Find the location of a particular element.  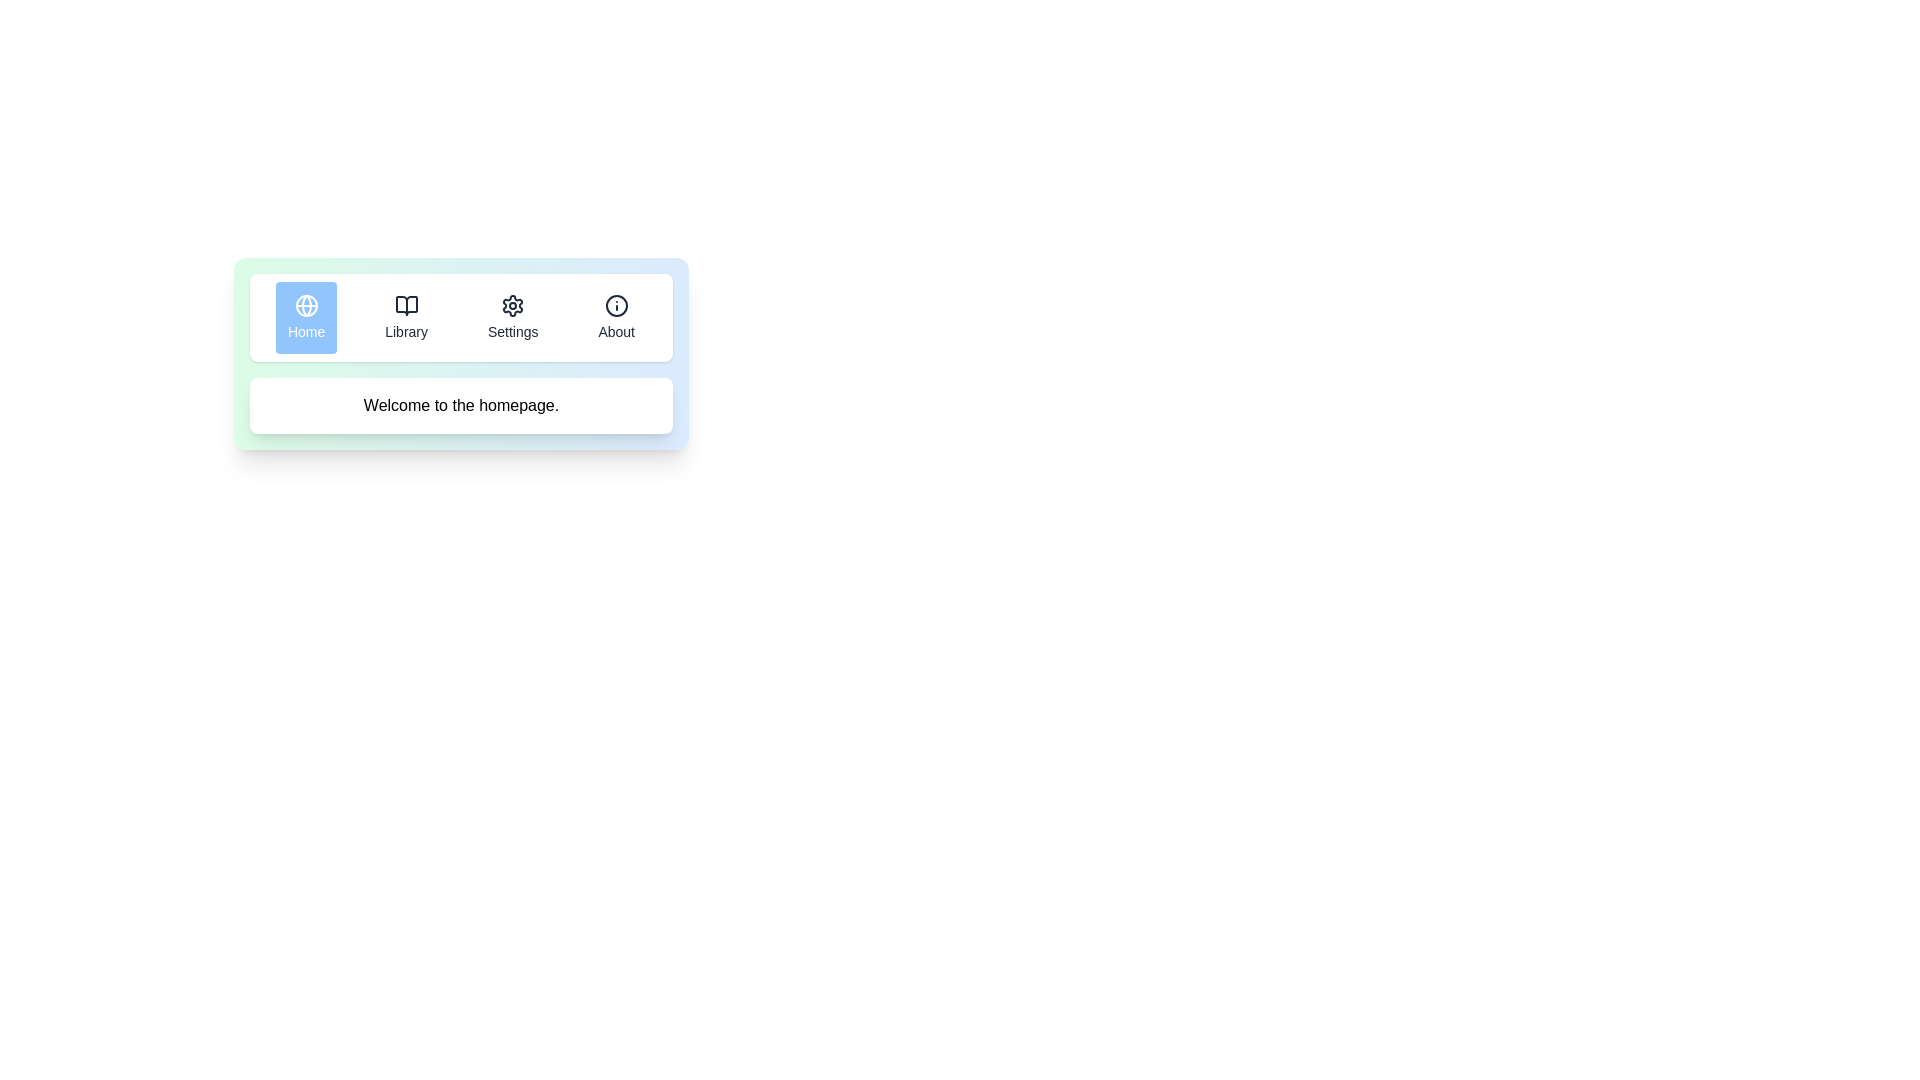

the tab labeled About is located at coordinates (615, 316).